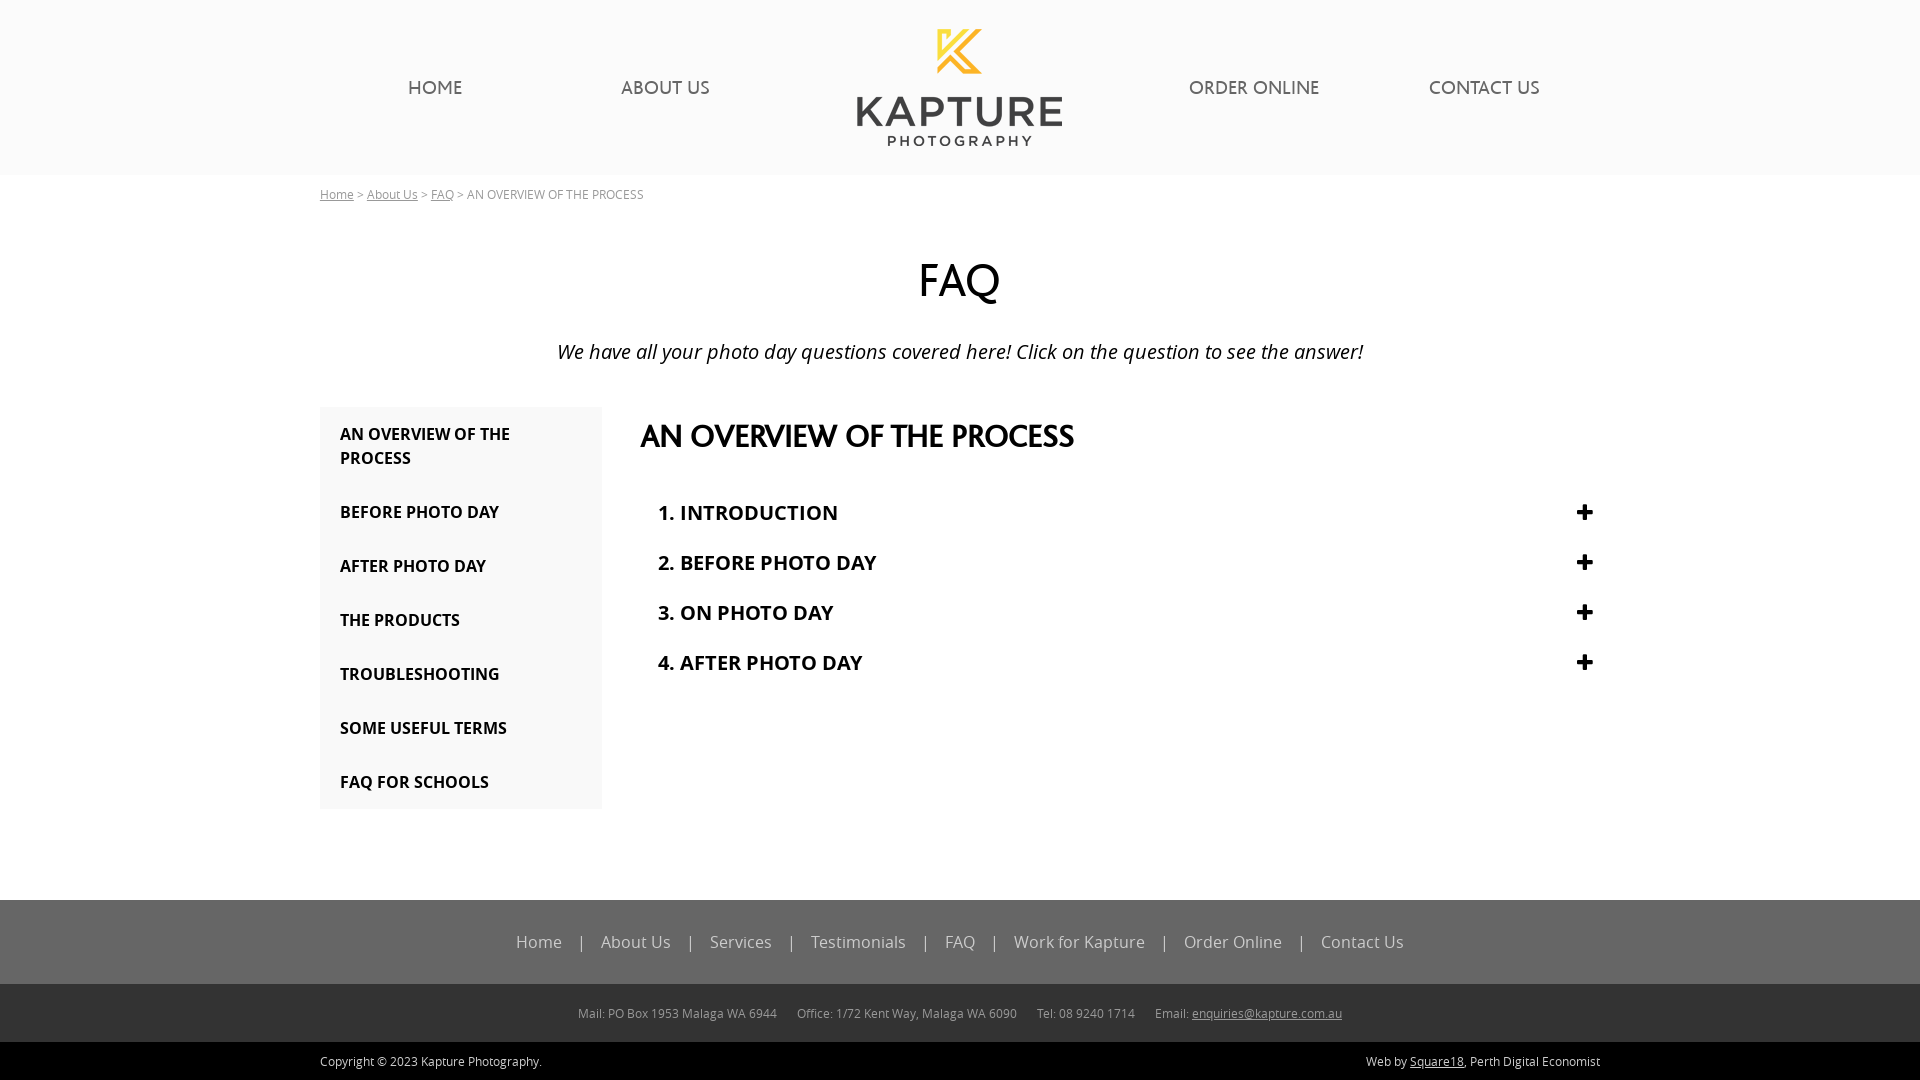 This screenshot has height=1080, width=1920. Describe the element at coordinates (366, 193) in the screenshot. I see `'About Us'` at that location.